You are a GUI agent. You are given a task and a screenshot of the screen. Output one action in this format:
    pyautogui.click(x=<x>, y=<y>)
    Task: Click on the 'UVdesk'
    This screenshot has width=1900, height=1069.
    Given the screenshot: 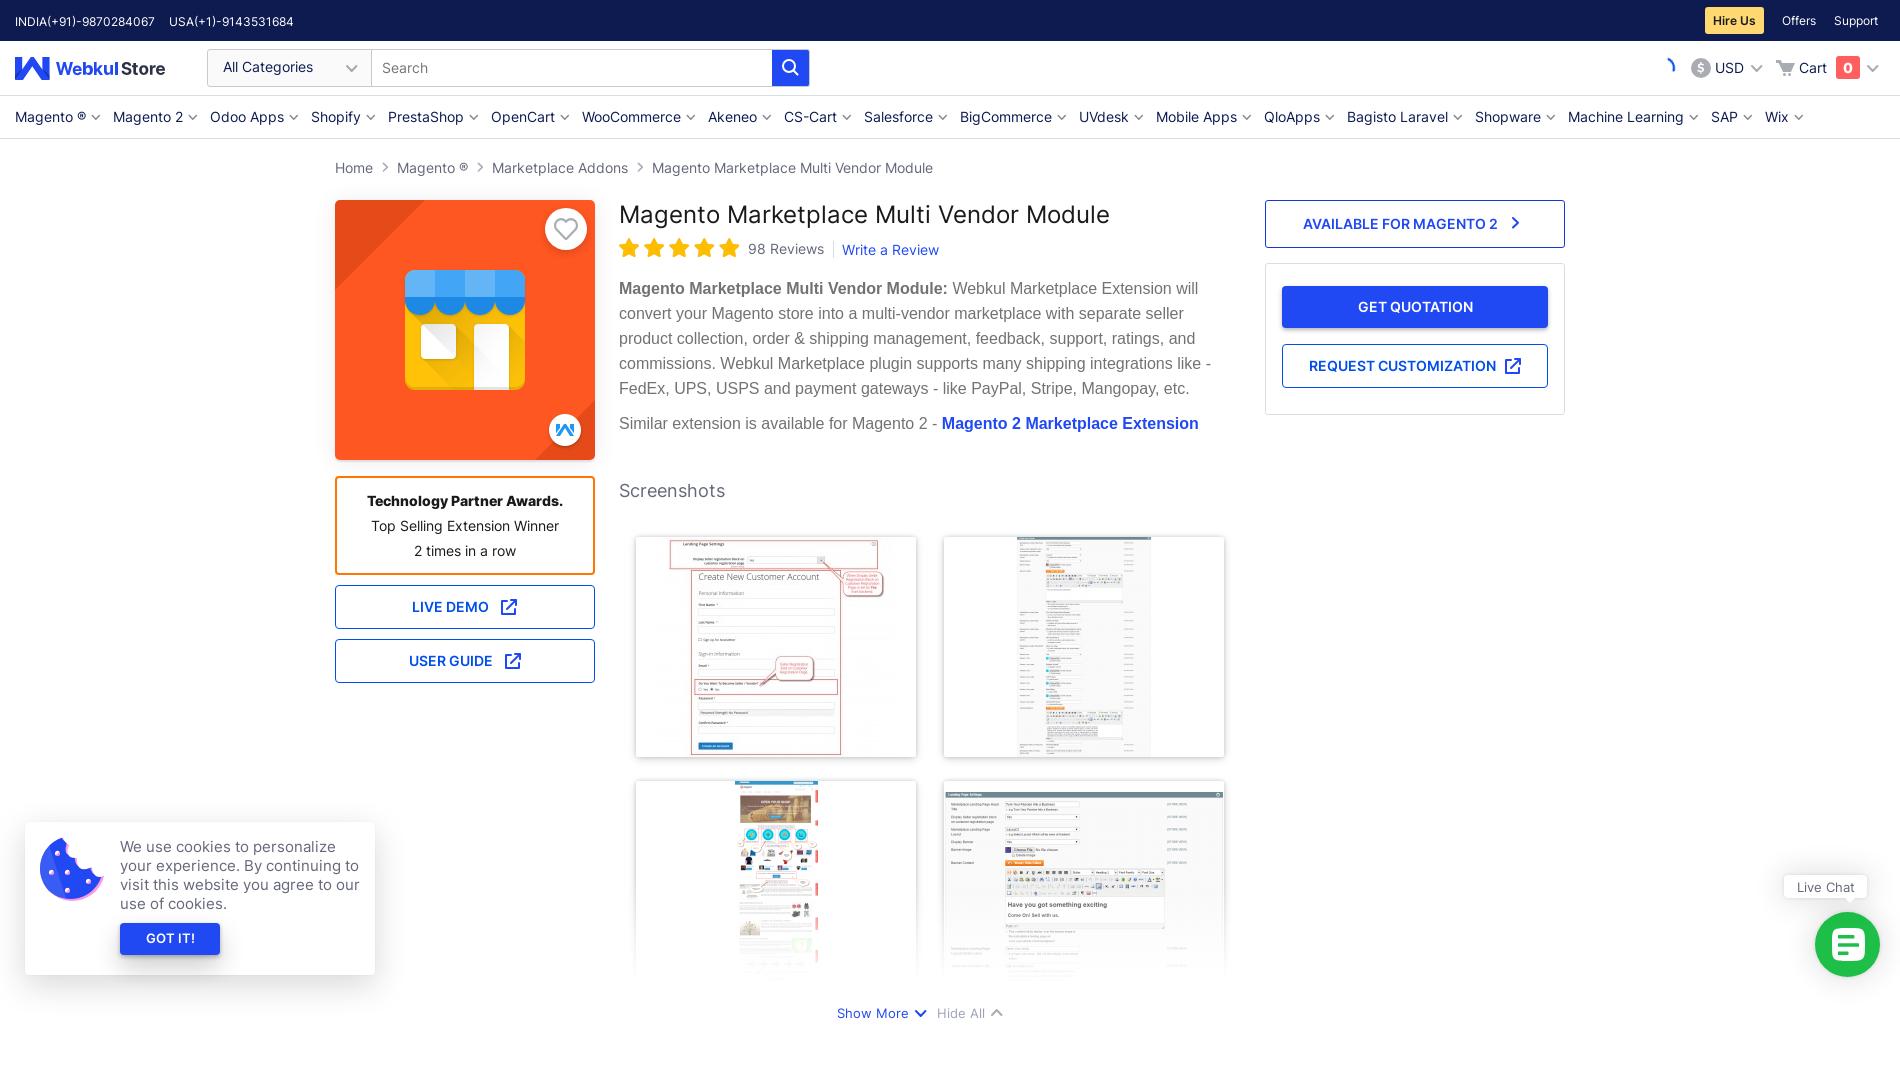 What is the action you would take?
    pyautogui.click(x=1104, y=116)
    